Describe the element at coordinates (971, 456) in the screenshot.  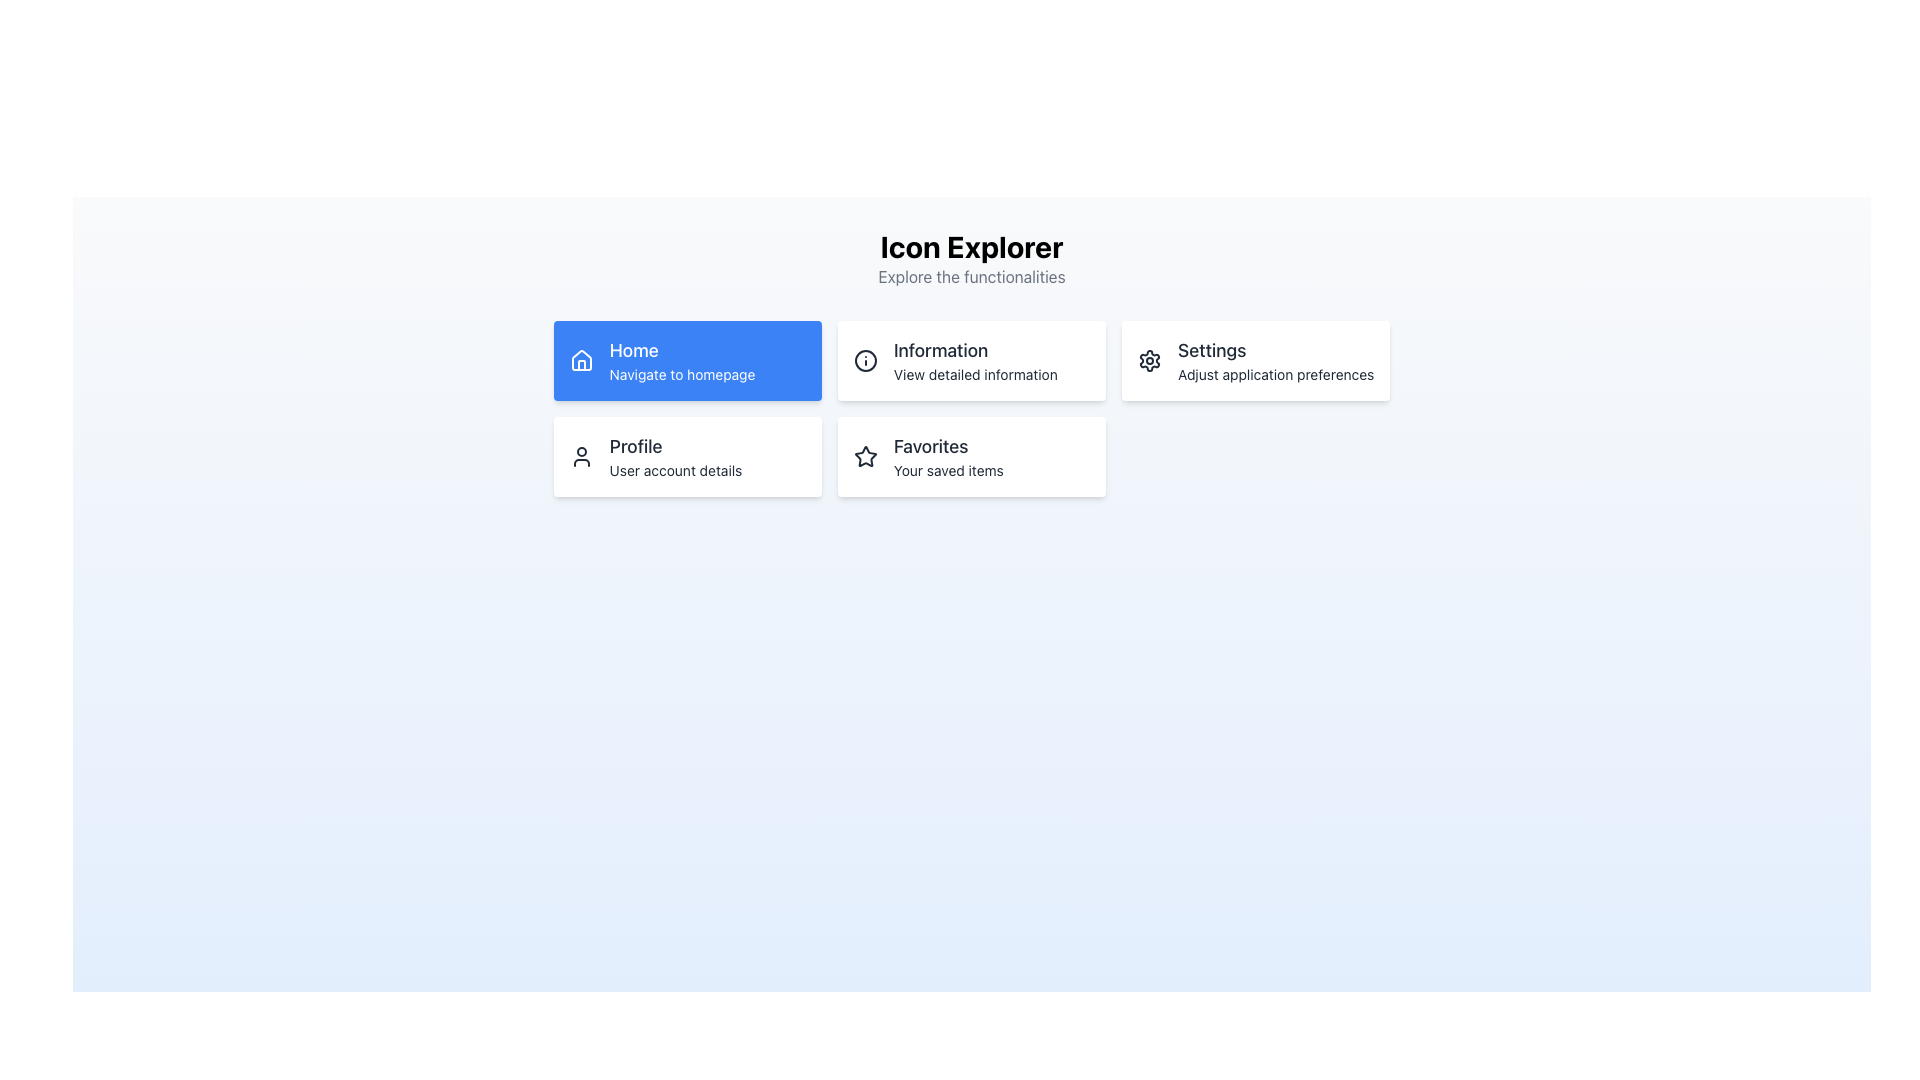
I see `the 'Favorites' button located in the bottom right corner of the grid layout` at that location.